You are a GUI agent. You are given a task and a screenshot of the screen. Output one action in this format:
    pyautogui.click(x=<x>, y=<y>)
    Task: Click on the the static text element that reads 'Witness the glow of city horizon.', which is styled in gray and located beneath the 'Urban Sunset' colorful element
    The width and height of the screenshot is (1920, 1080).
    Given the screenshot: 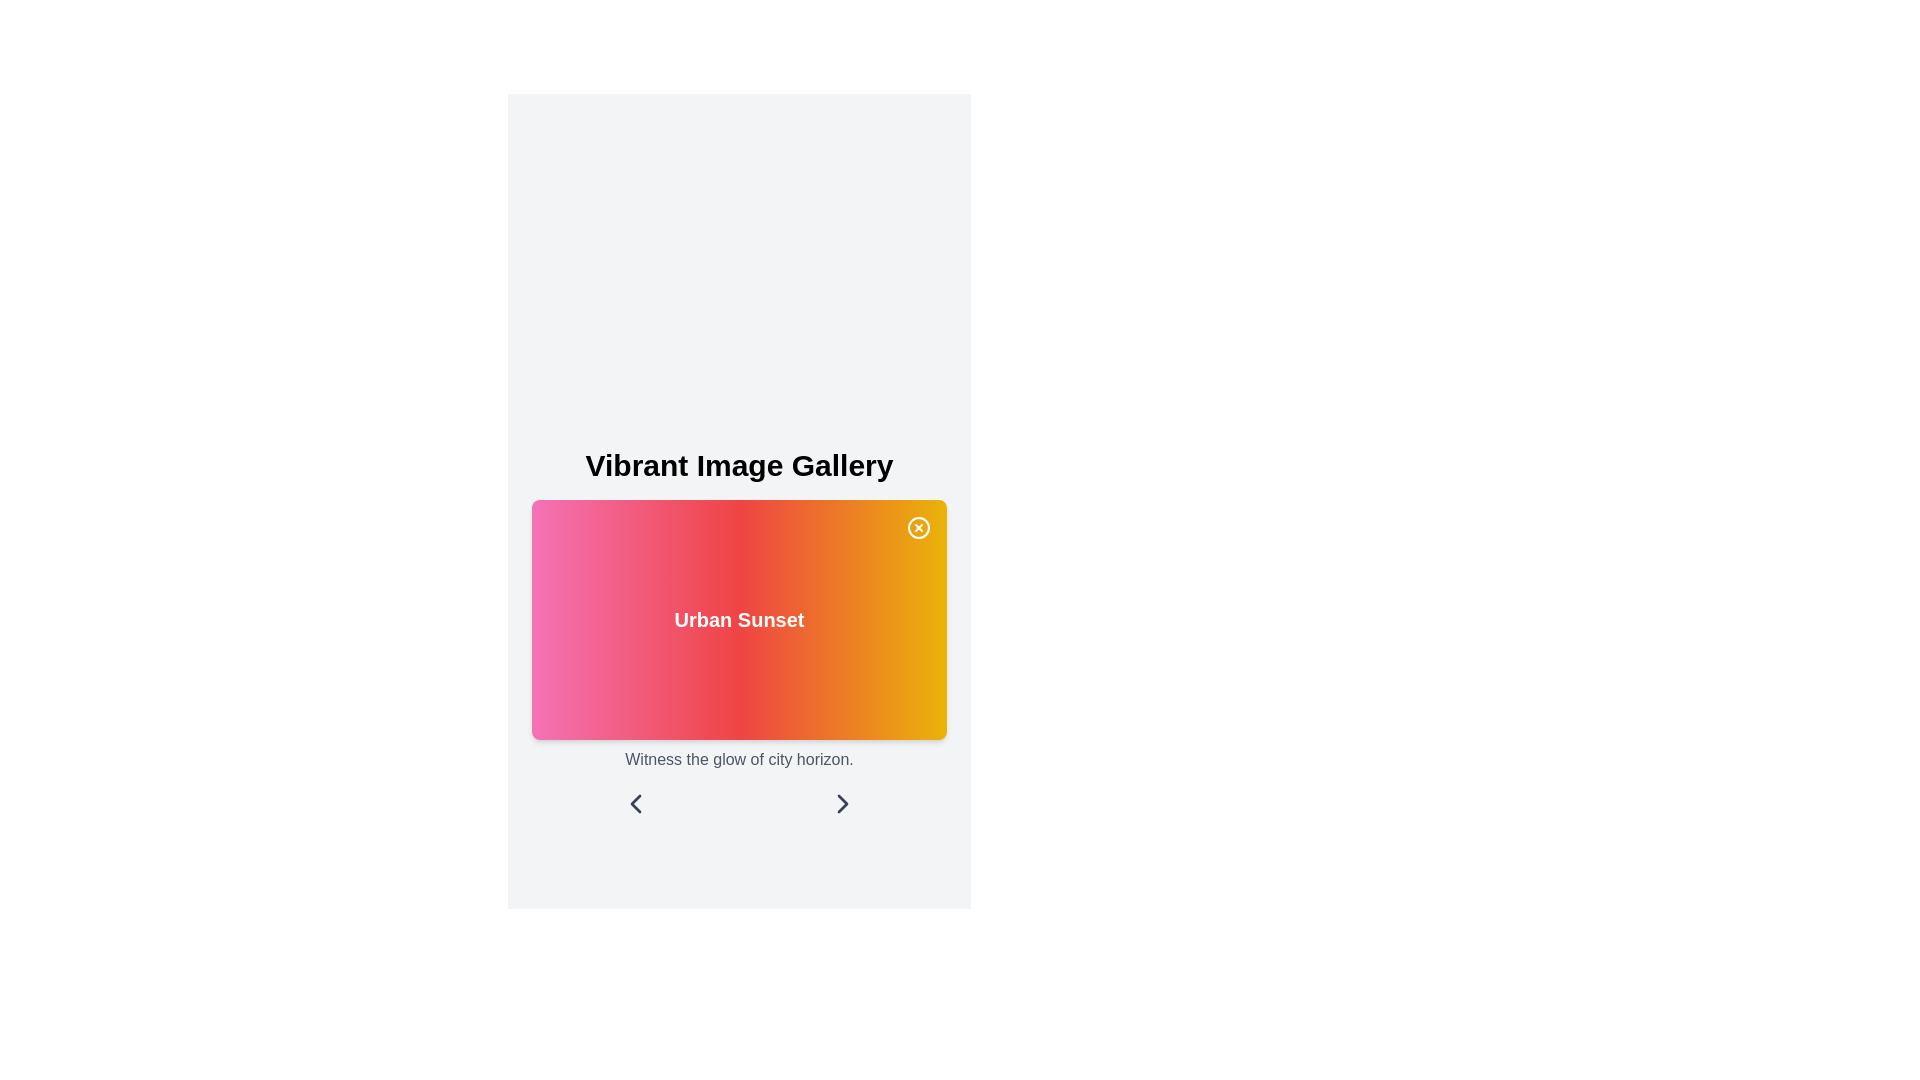 What is the action you would take?
    pyautogui.click(x=738, y=759)
    